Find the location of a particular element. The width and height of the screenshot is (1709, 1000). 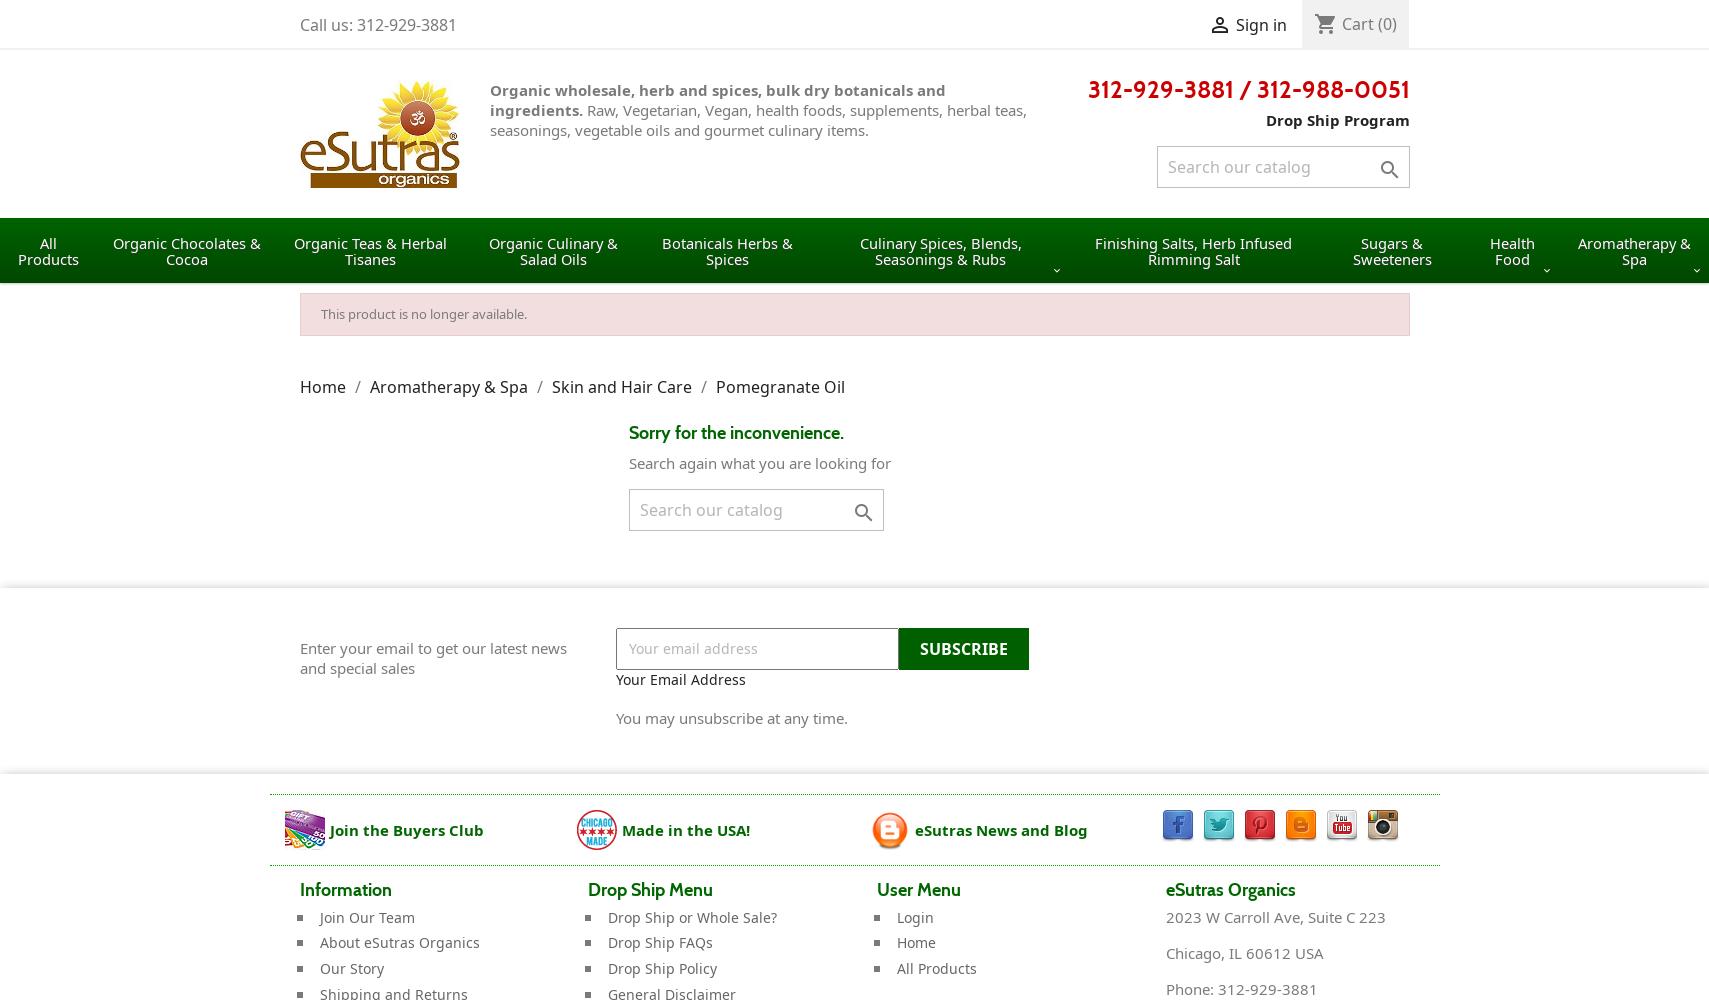

'eSutras News and Blog' is located at coordinates (1000, 828).